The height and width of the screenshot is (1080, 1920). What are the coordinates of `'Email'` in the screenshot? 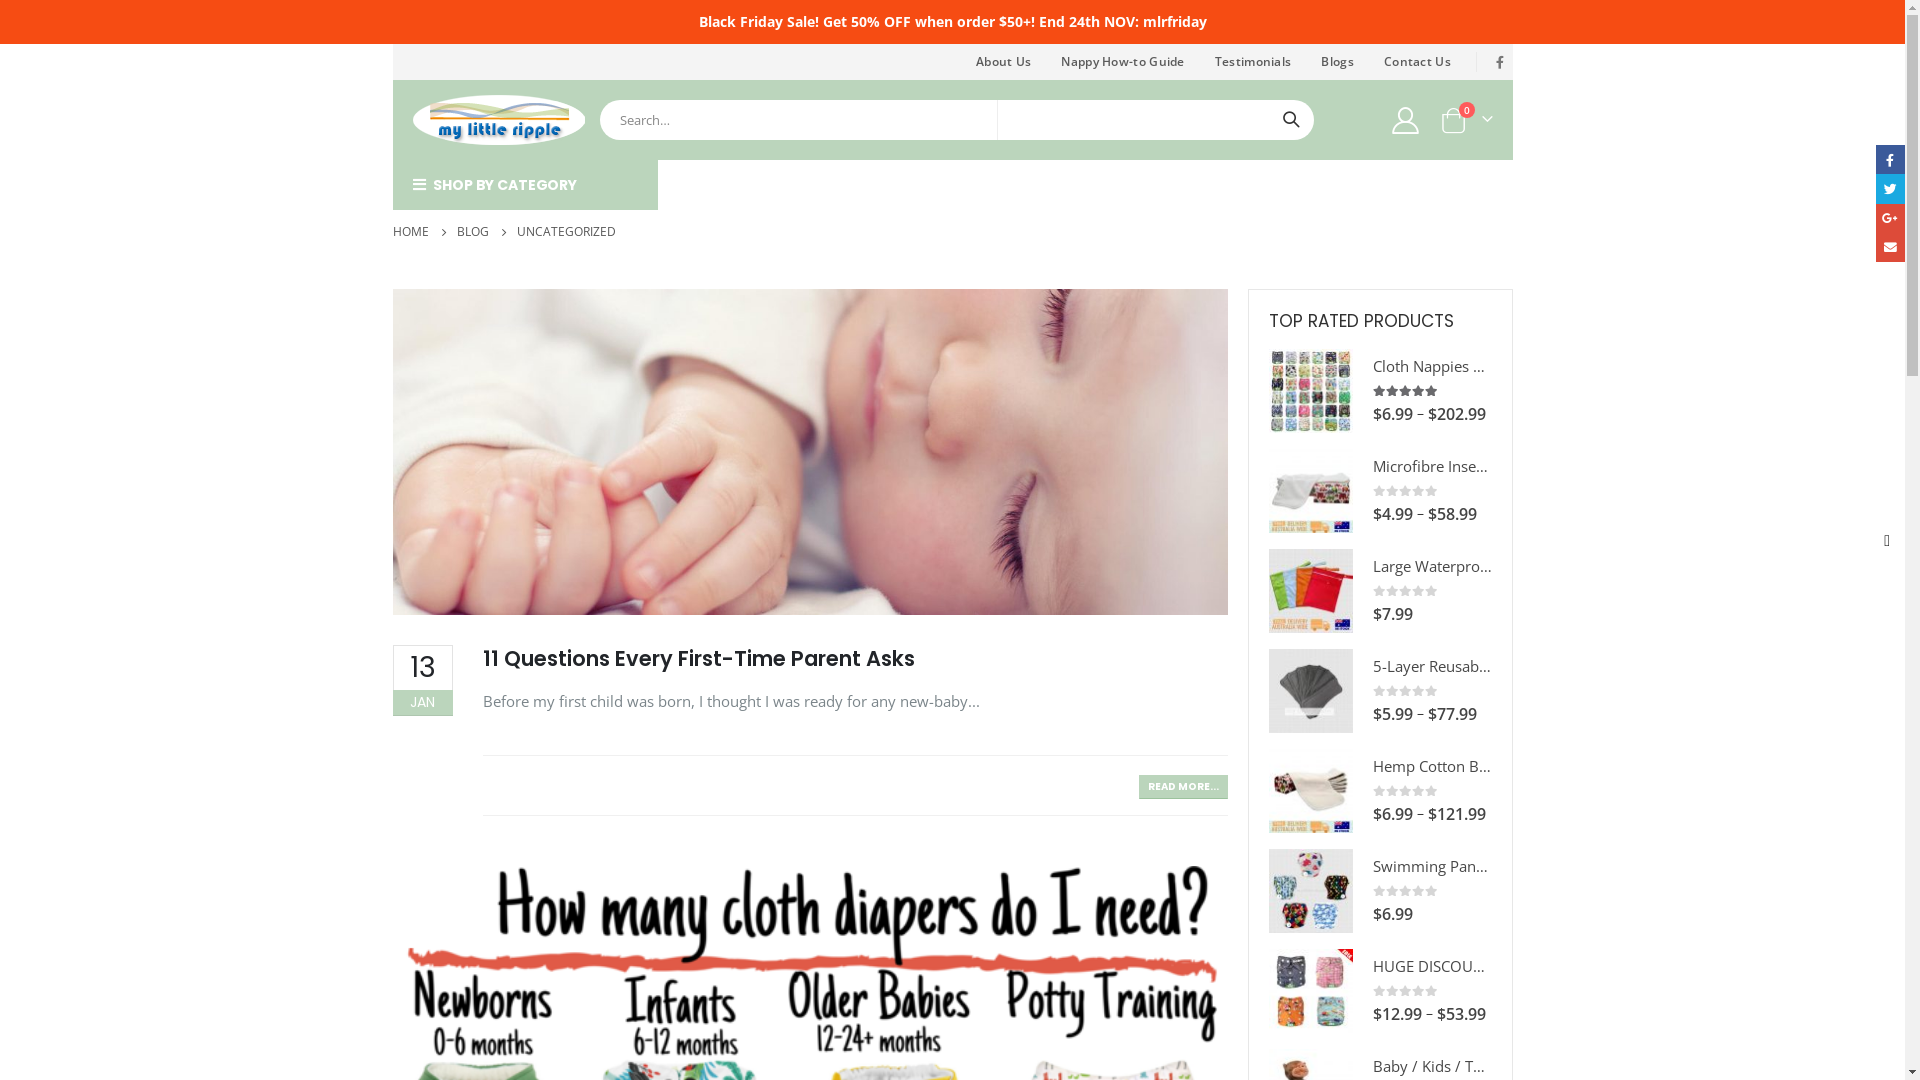 It's located at (1889, 246).